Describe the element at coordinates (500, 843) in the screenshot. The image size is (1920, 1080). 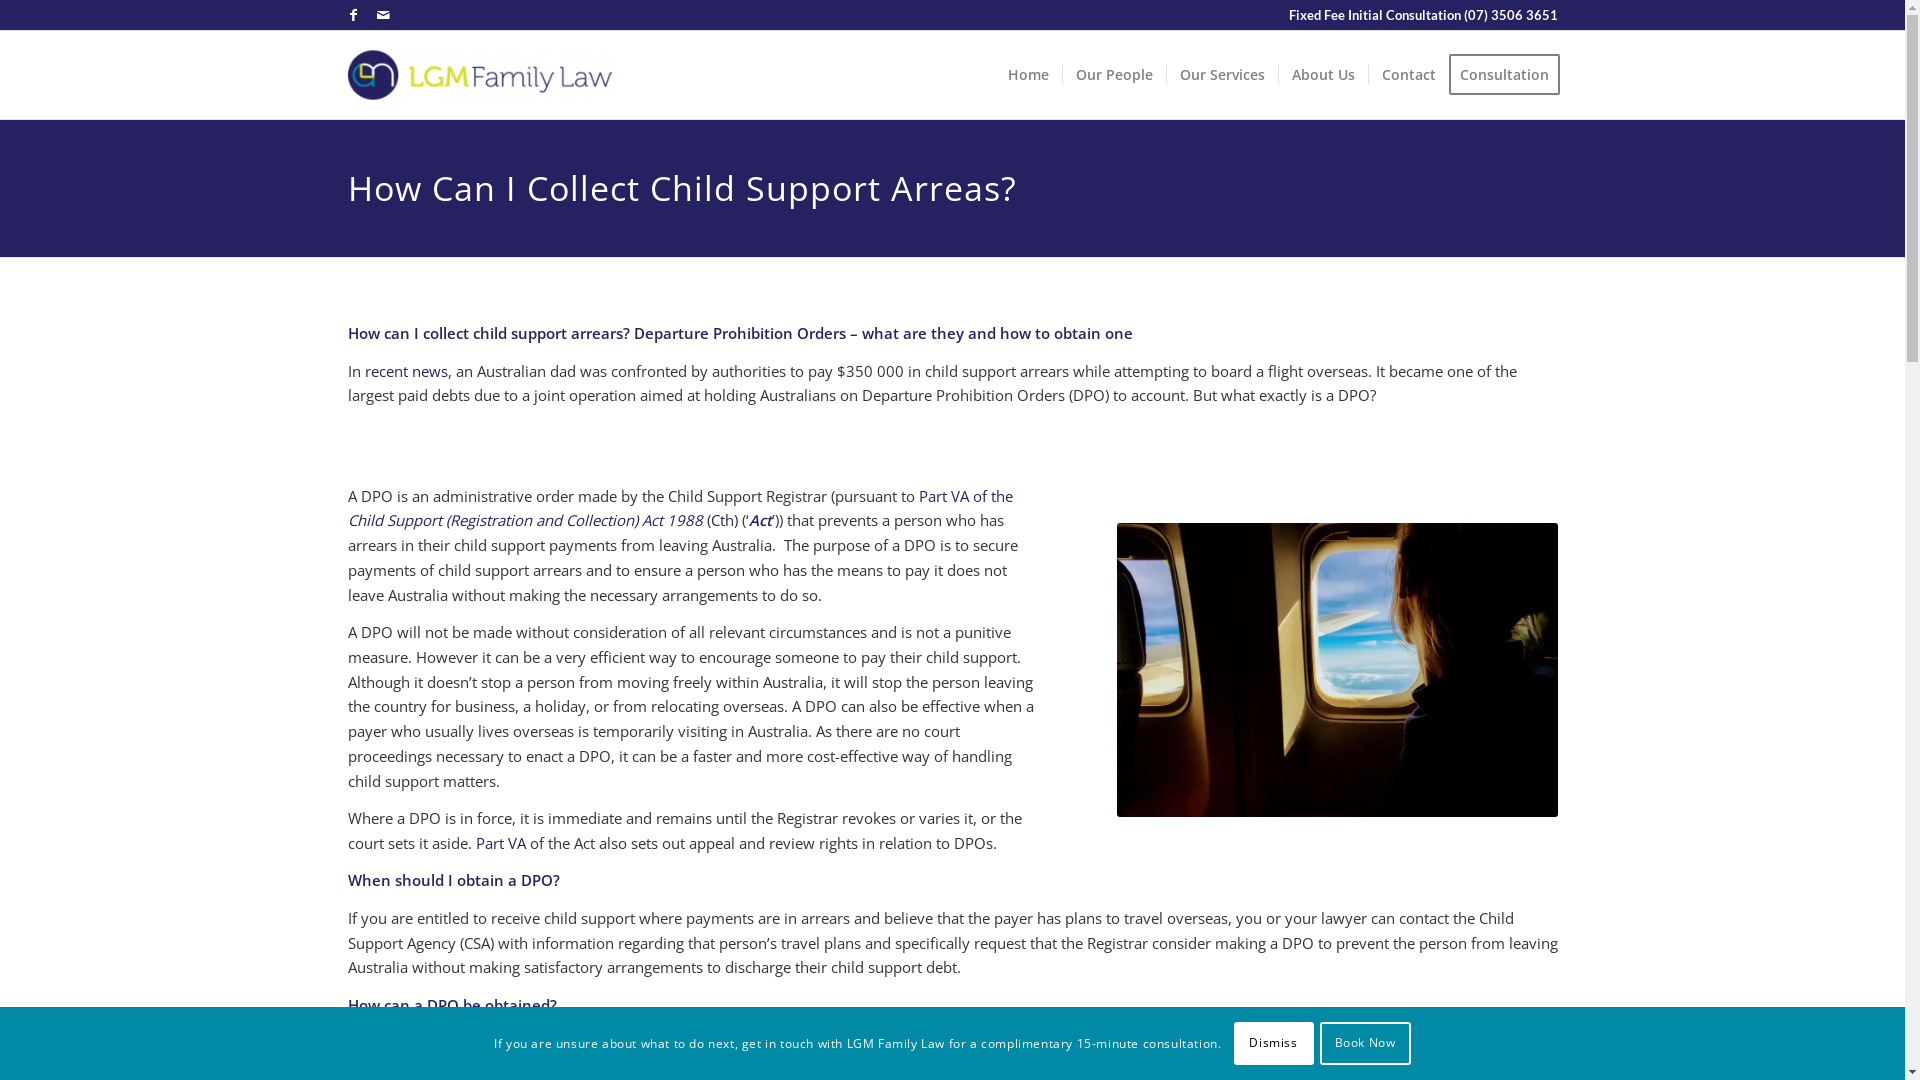
I see `'Part VA'` at that location.